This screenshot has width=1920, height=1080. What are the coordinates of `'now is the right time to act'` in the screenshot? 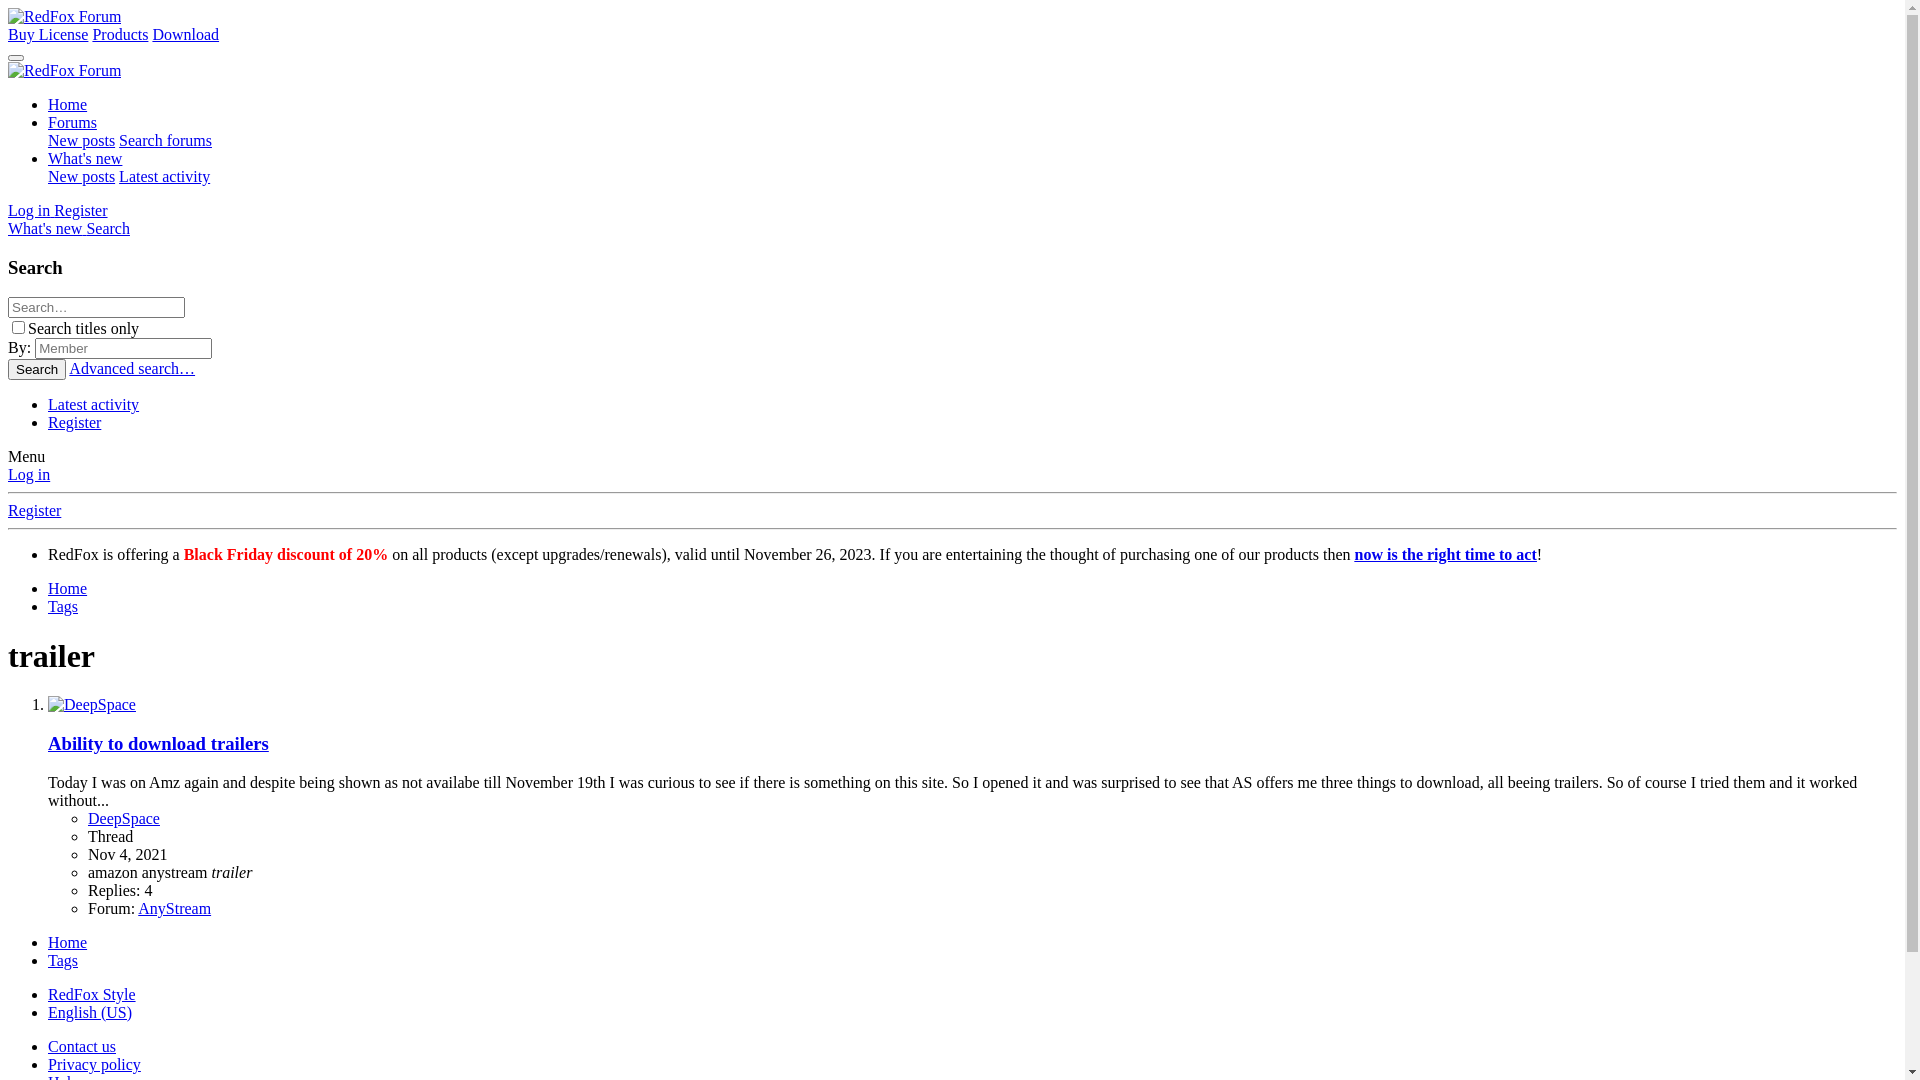 It's located at (1445, 554).